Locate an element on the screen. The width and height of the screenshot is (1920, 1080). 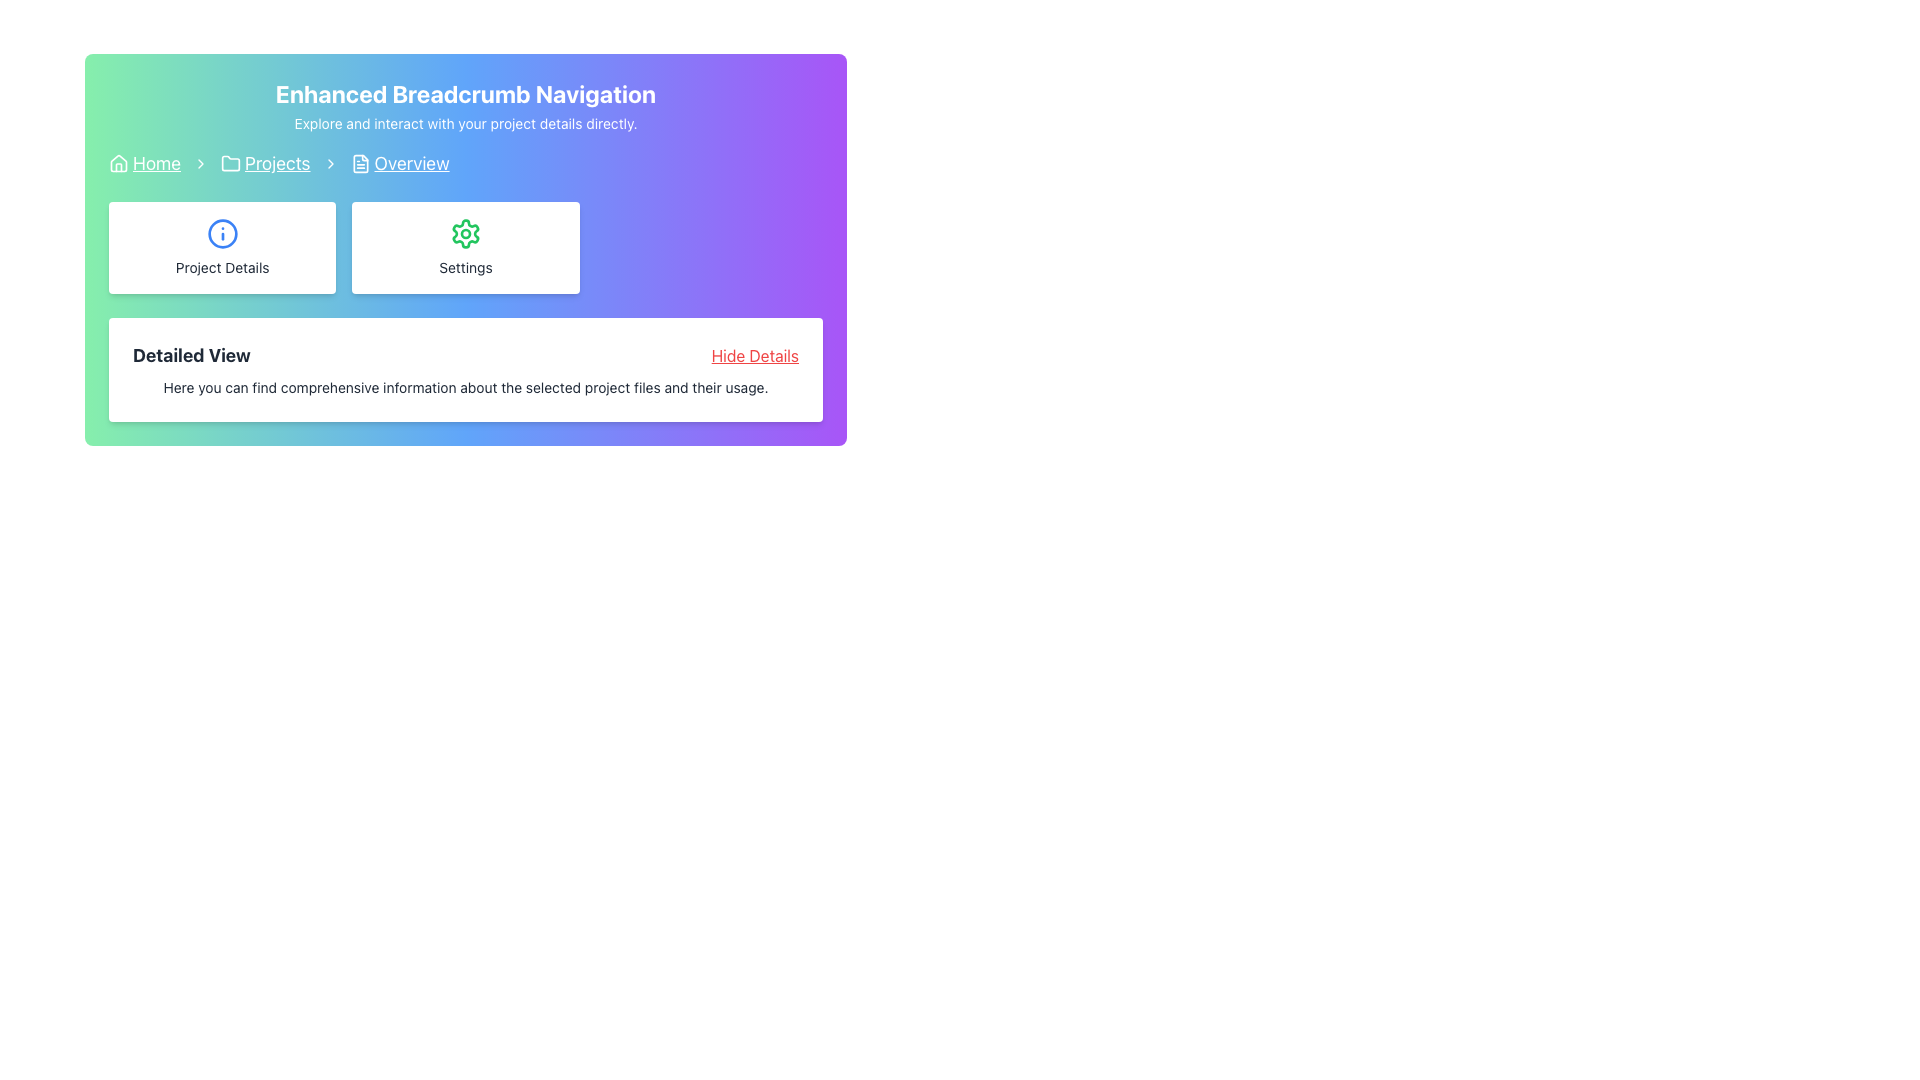
supplementary descriptive text located directly below the heading 'Enhanced Breadcrumb Navigation' is located at coordinates (464, 123).